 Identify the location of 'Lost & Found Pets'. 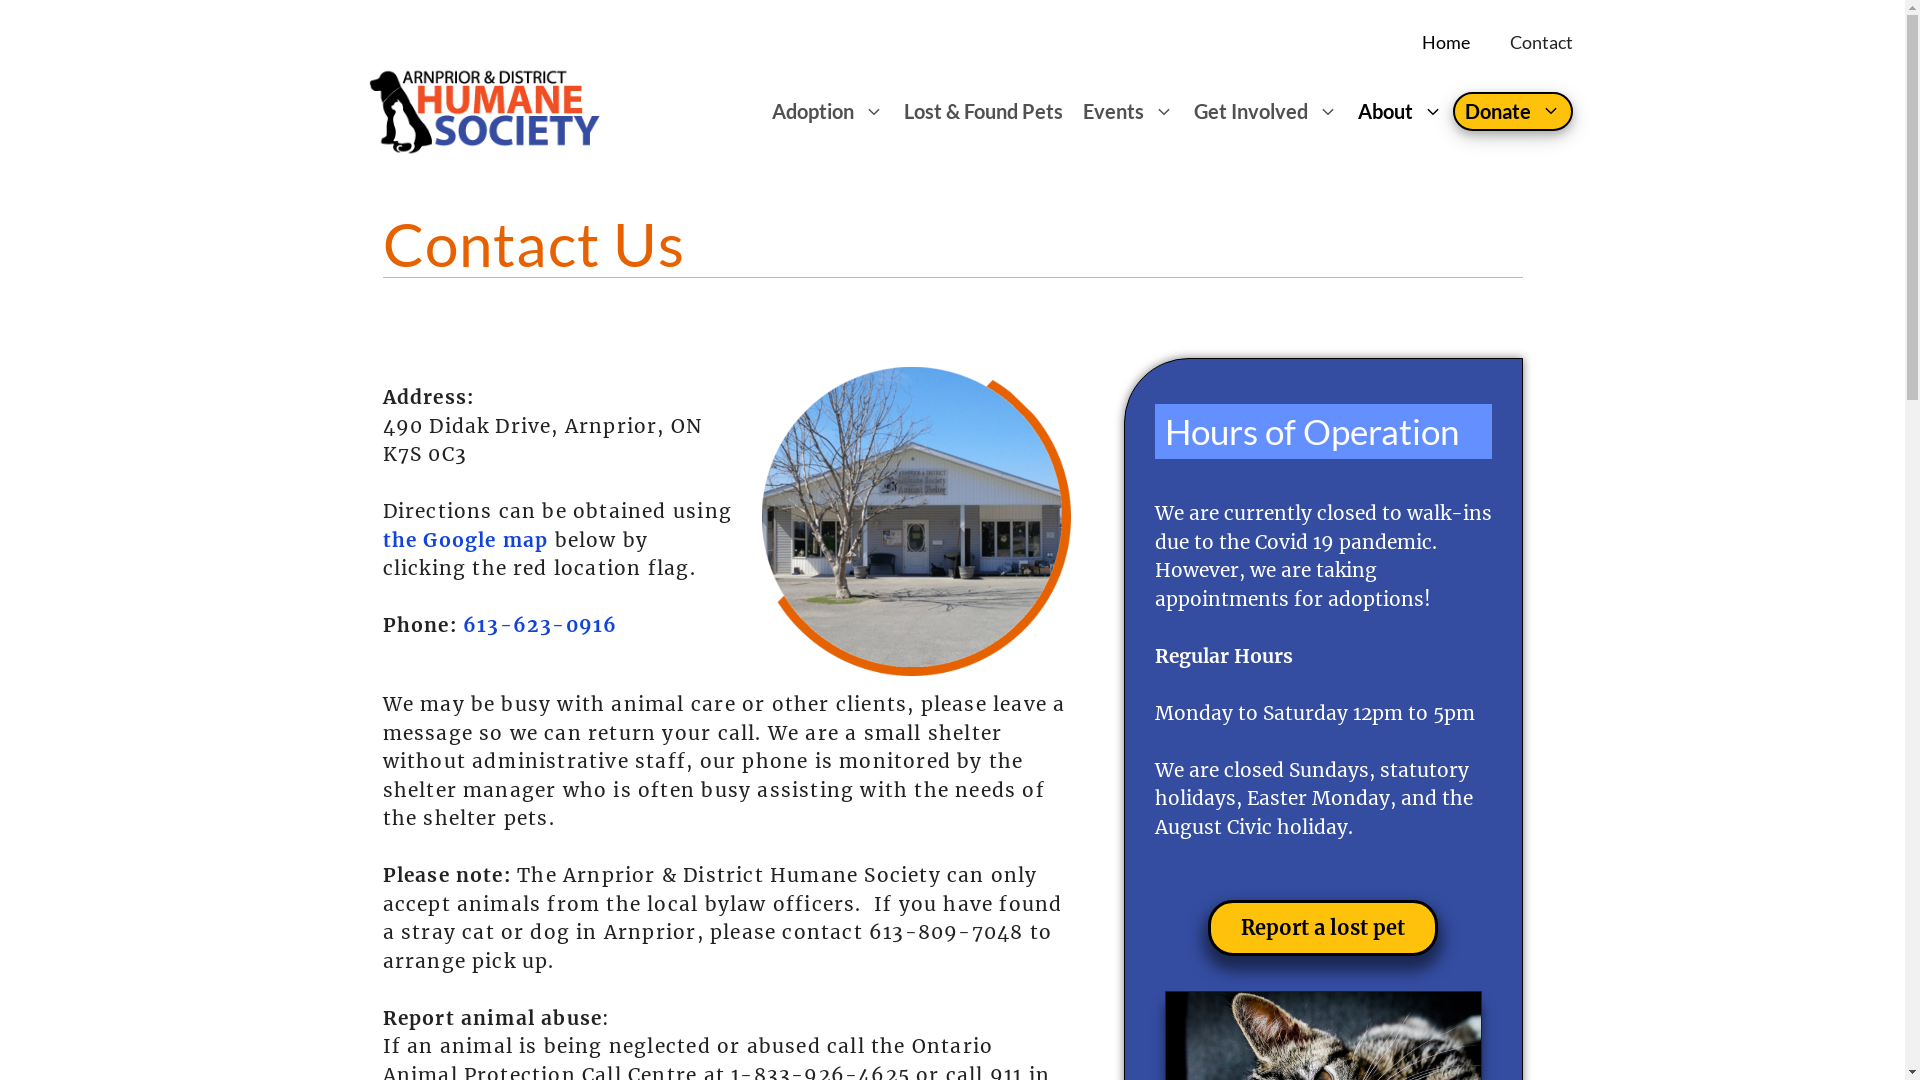
(983, 111).